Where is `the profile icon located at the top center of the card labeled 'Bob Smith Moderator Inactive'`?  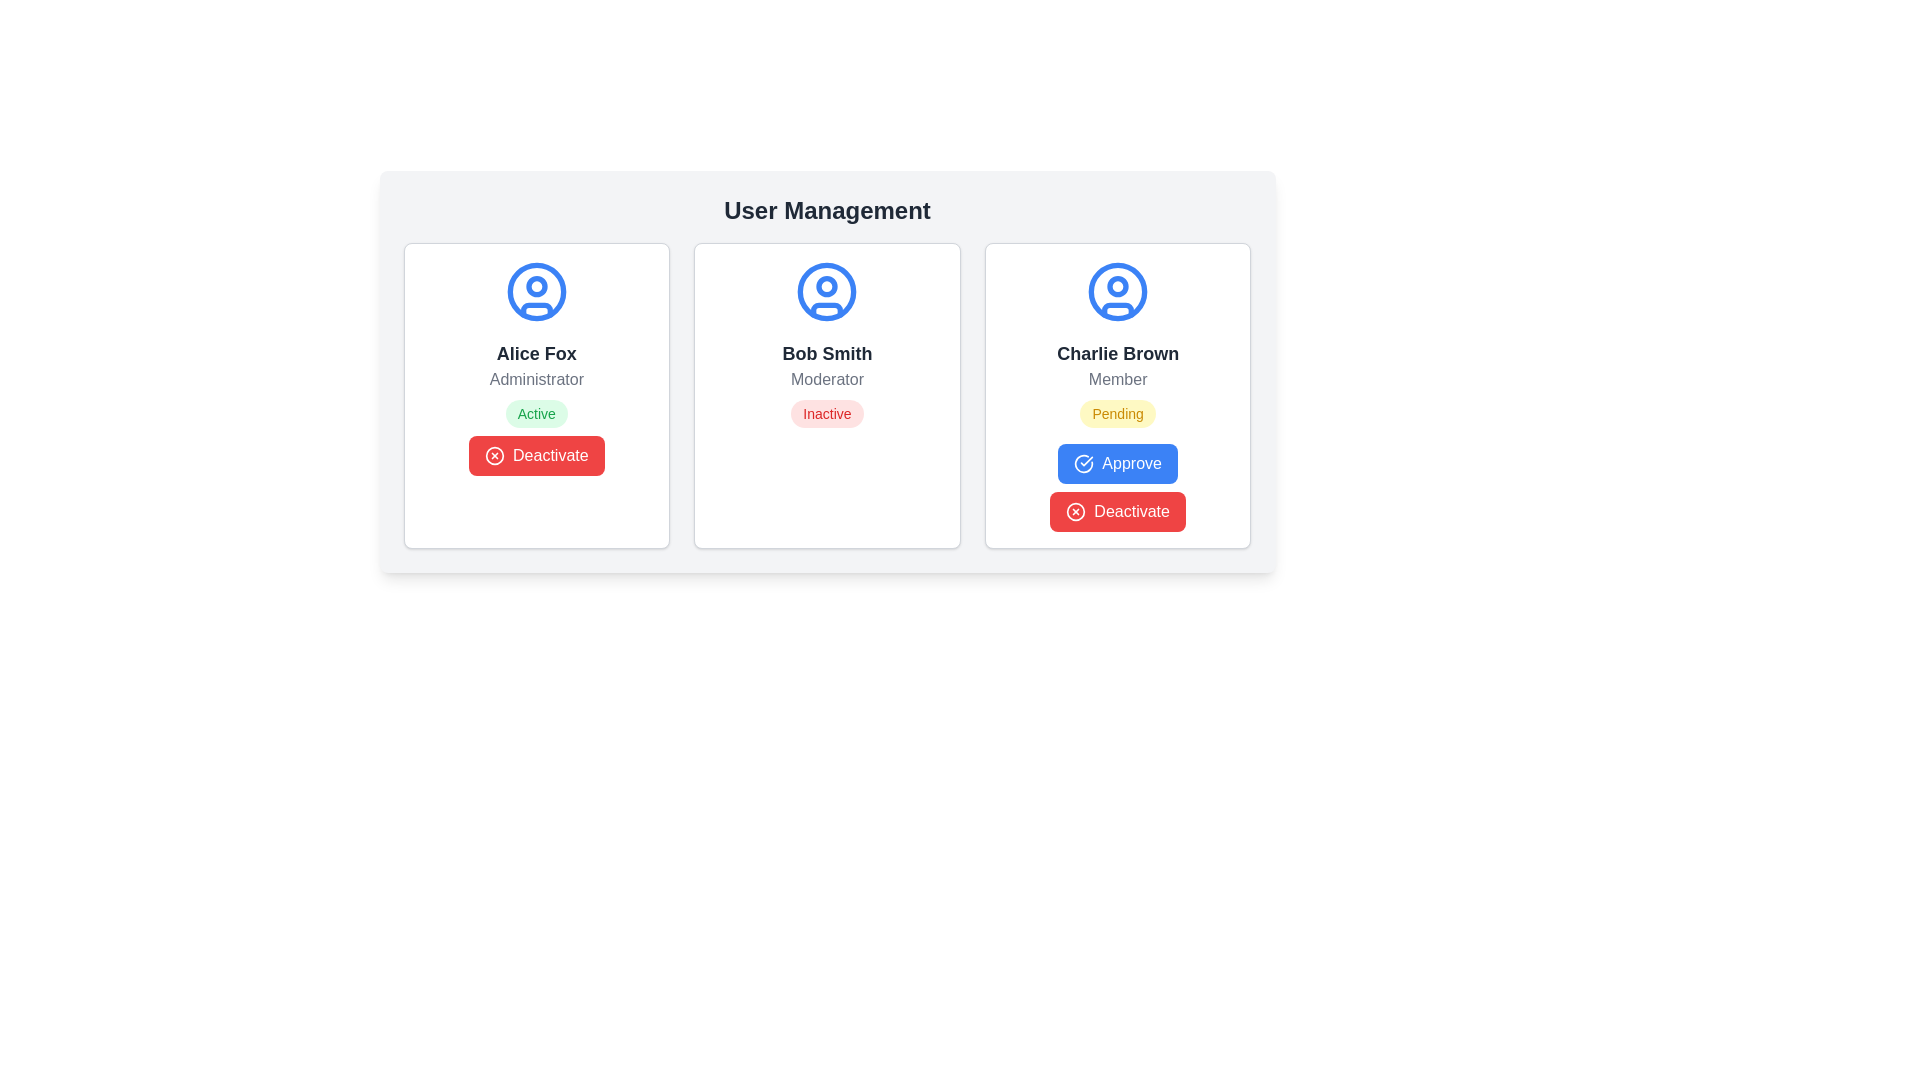
the profile icon located at the top center of the card labeled 'Bob Smith Moderator Inactive' is located at coordinates (827, 292).